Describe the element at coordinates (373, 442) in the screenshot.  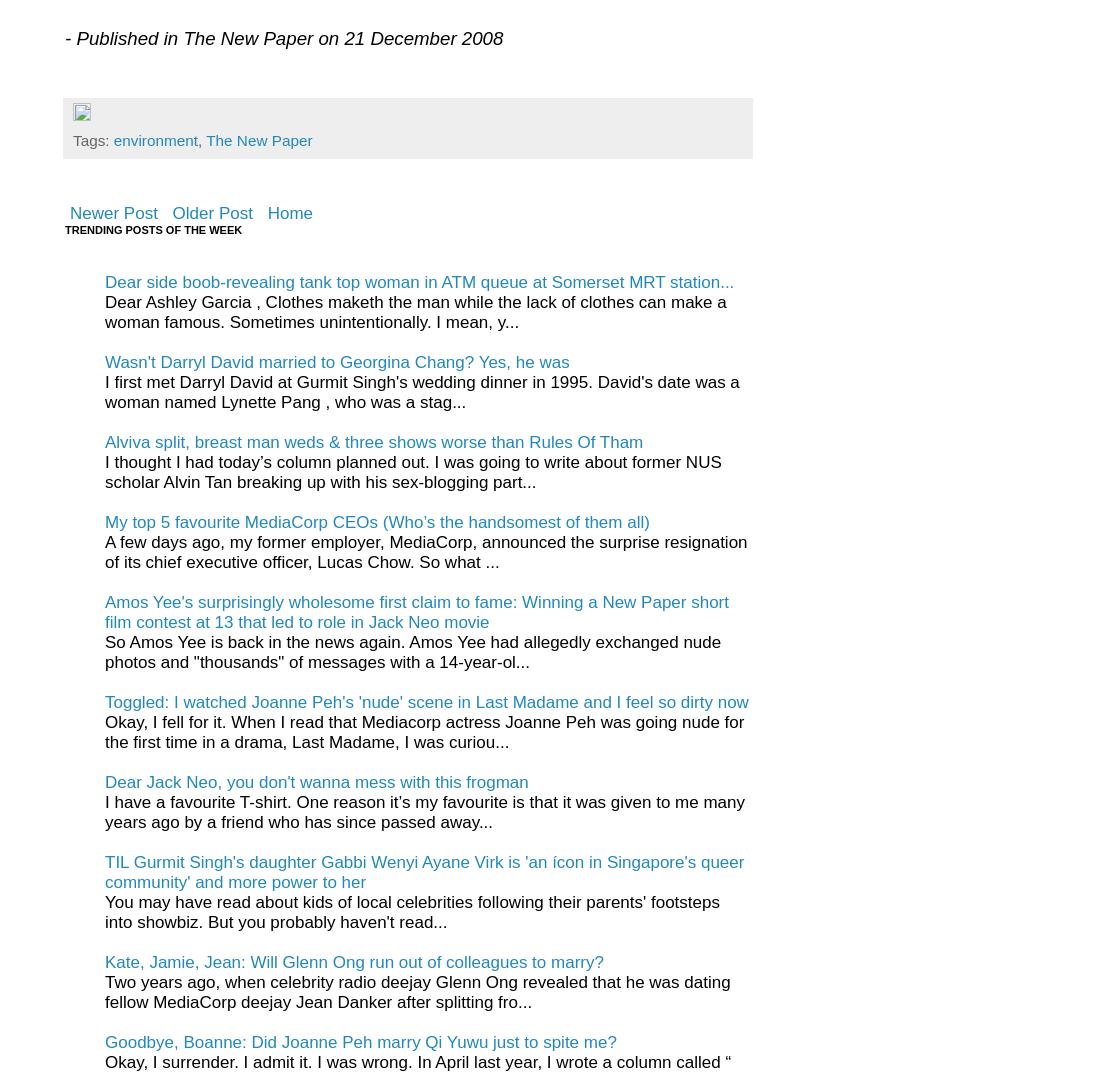
I see `'Alviva split, breast man weds & three shows worse than Rules Of Tham'` at that location.